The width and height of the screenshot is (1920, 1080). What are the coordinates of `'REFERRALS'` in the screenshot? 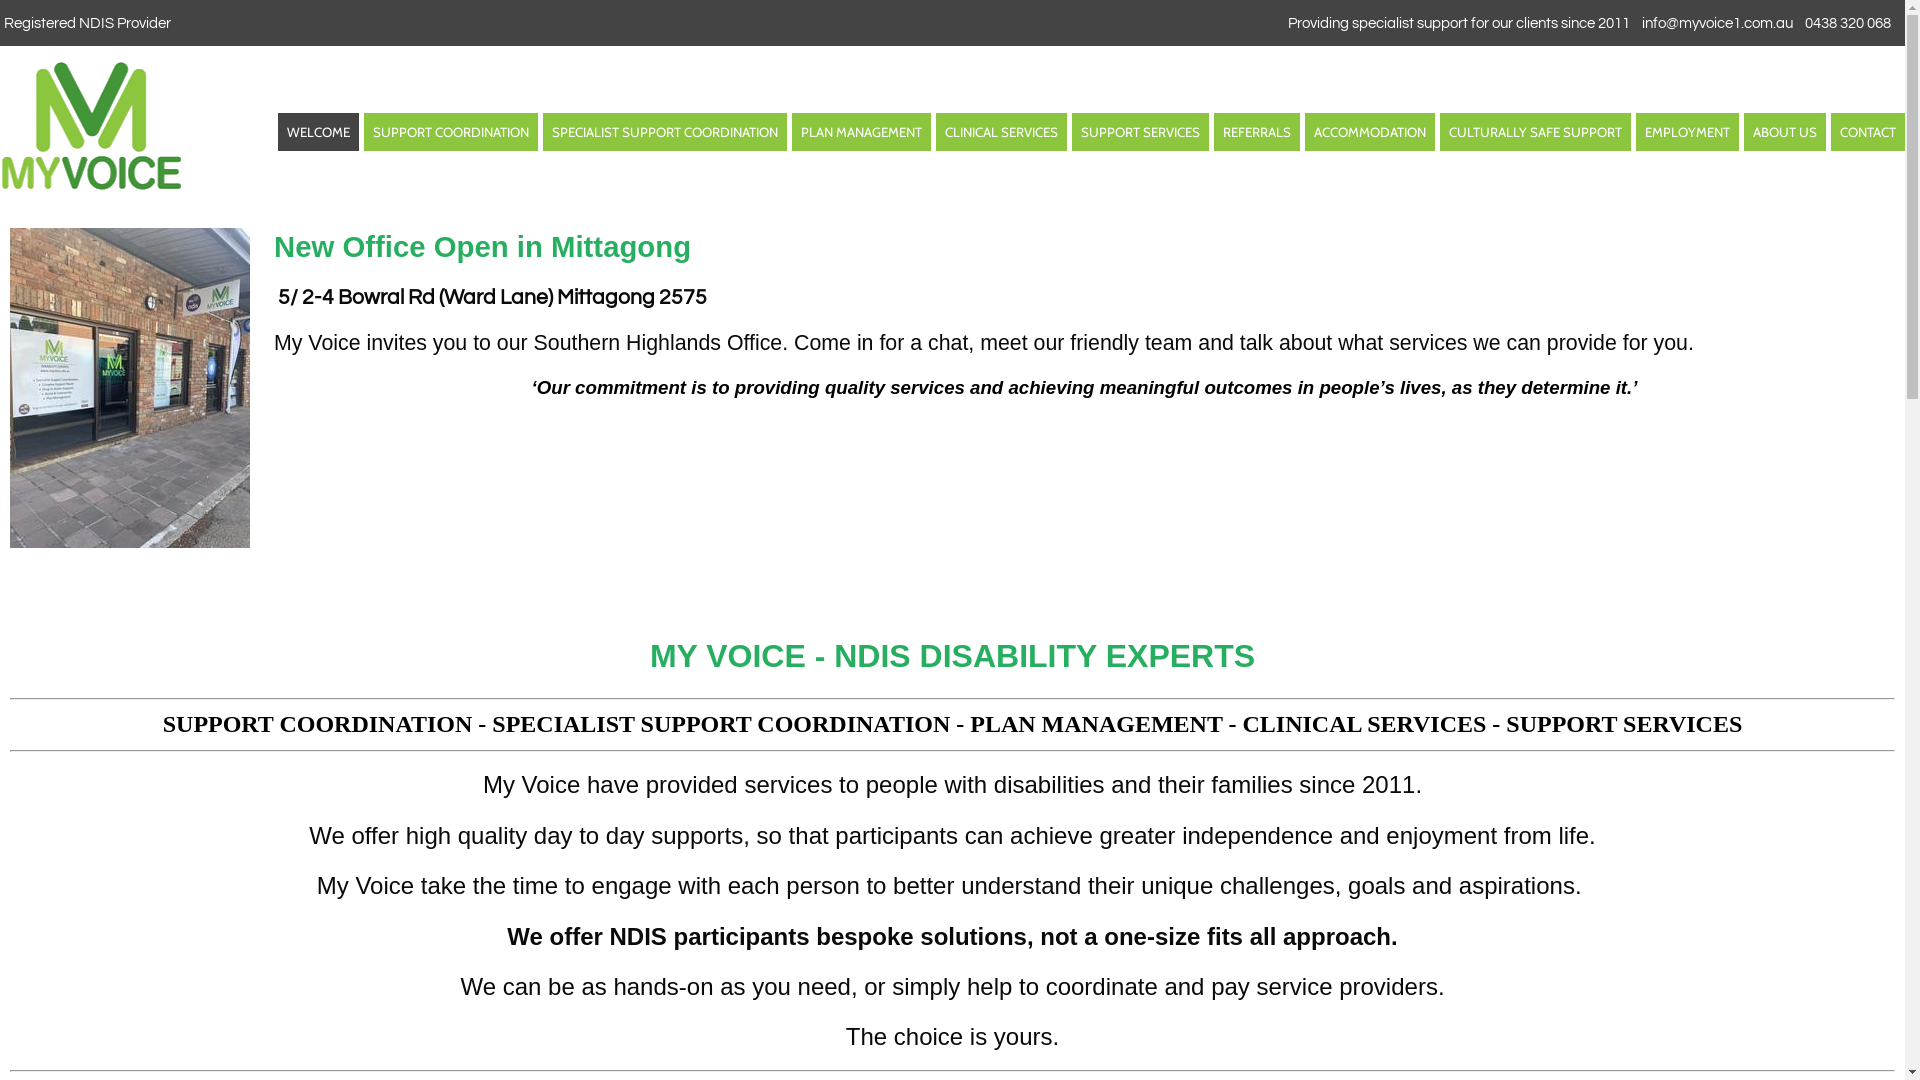 It's located at (1256, 132).